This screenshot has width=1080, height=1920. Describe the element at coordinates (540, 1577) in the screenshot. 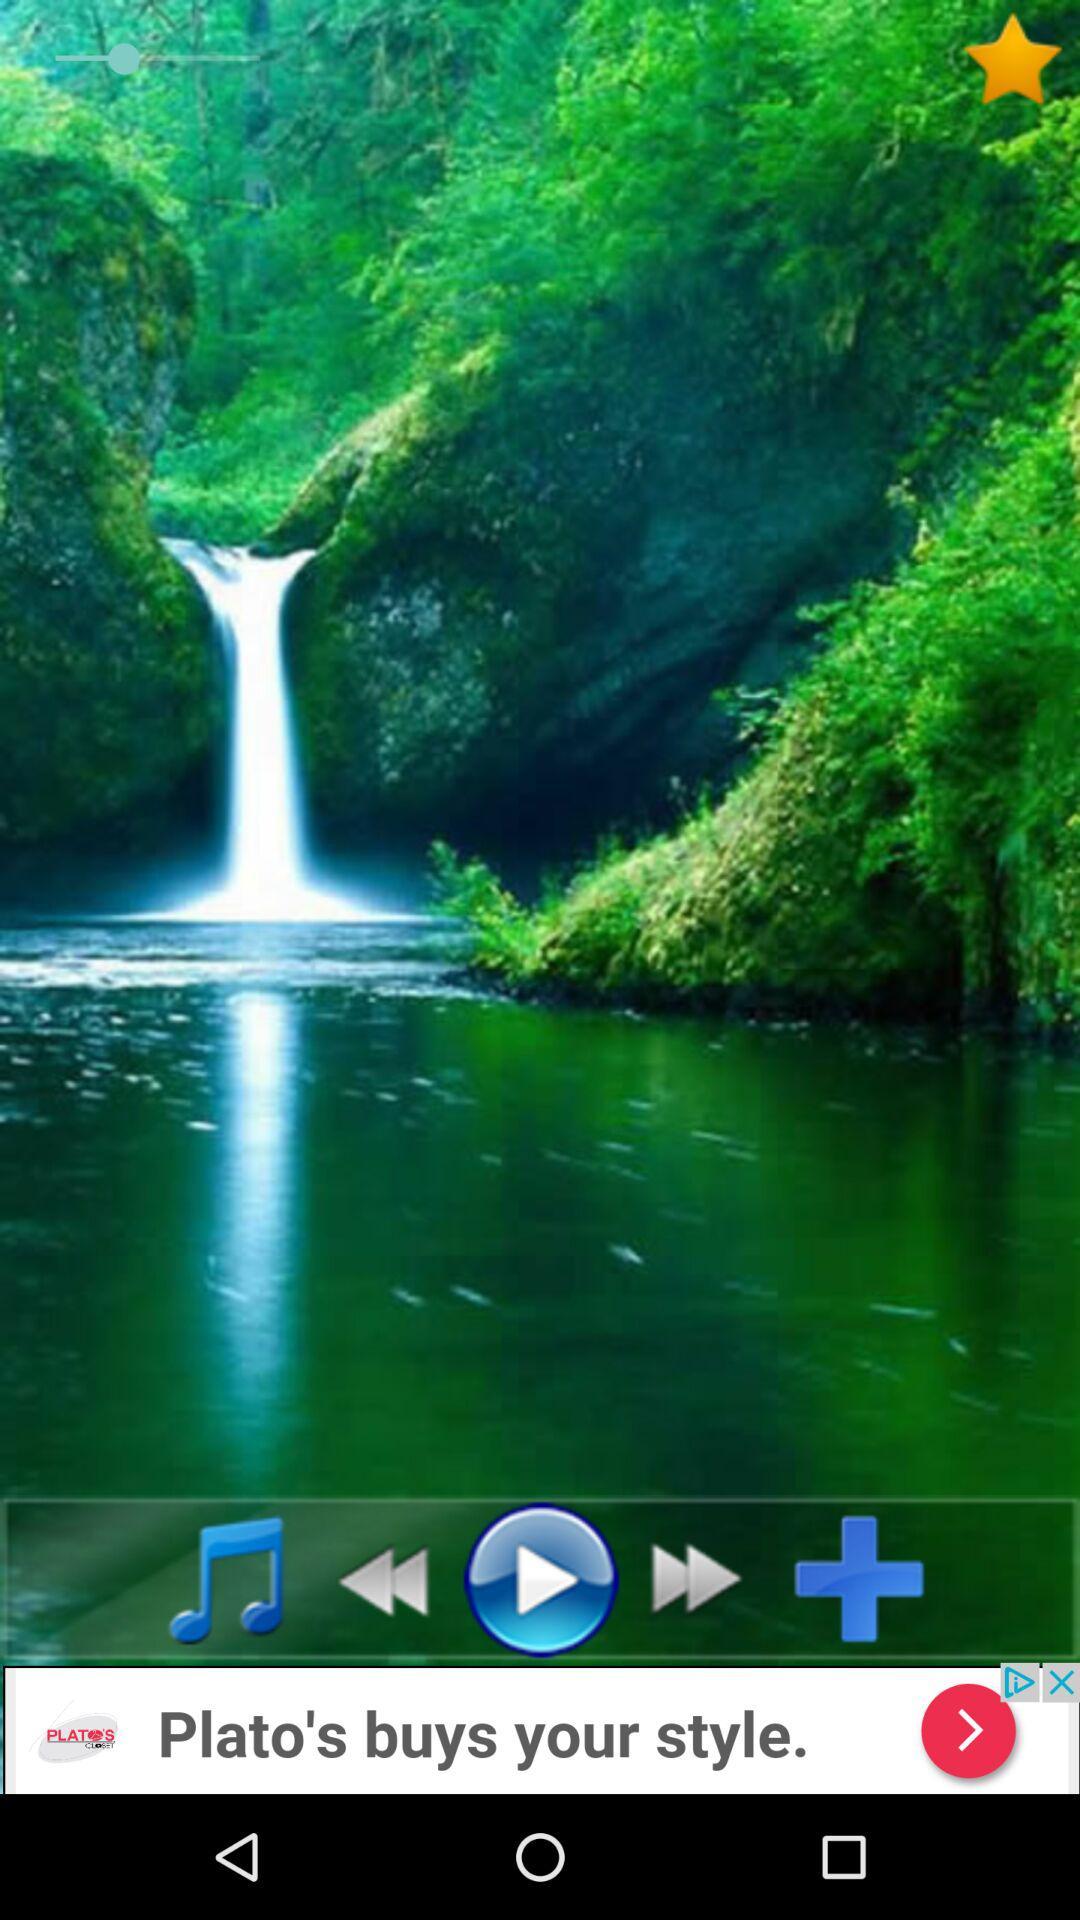

I see `play` at that location.